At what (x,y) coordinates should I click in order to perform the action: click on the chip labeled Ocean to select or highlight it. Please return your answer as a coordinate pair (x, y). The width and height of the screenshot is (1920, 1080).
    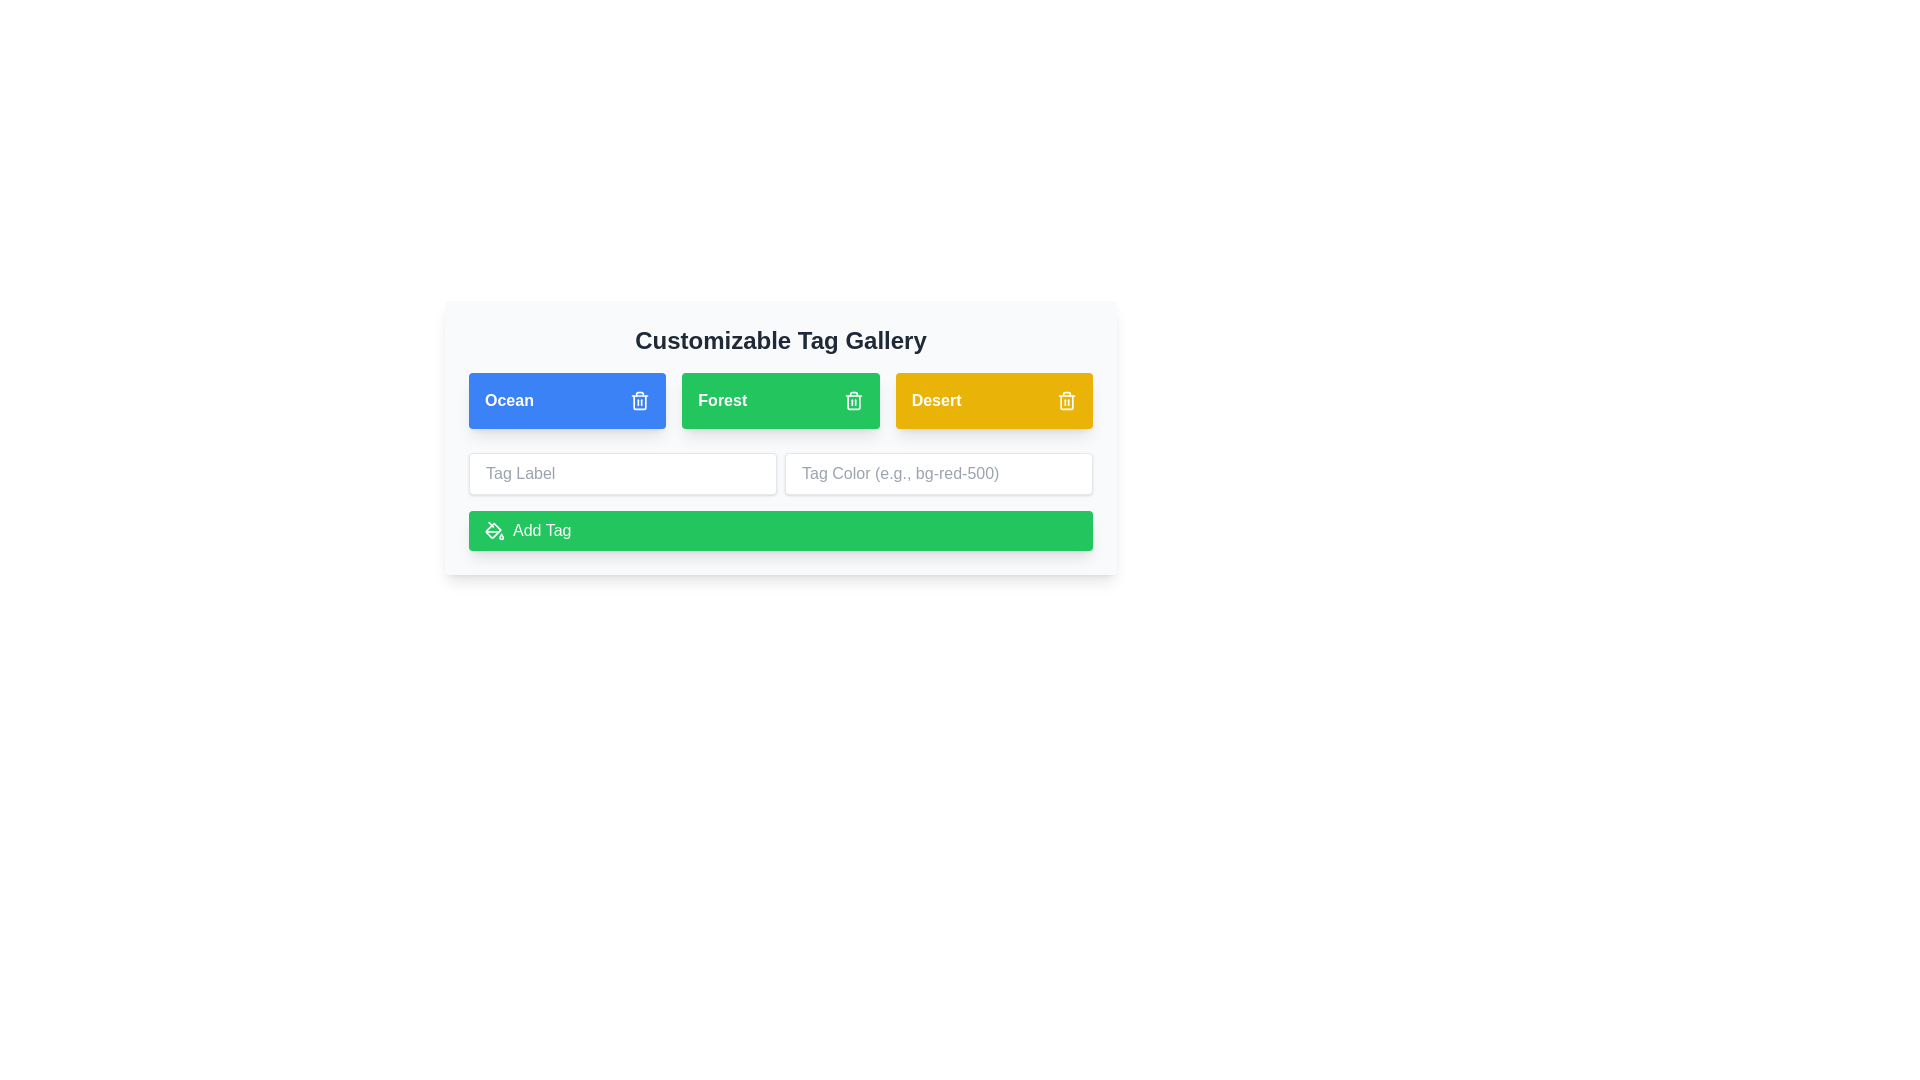
    Looking at the image, I should click on (566, 401).